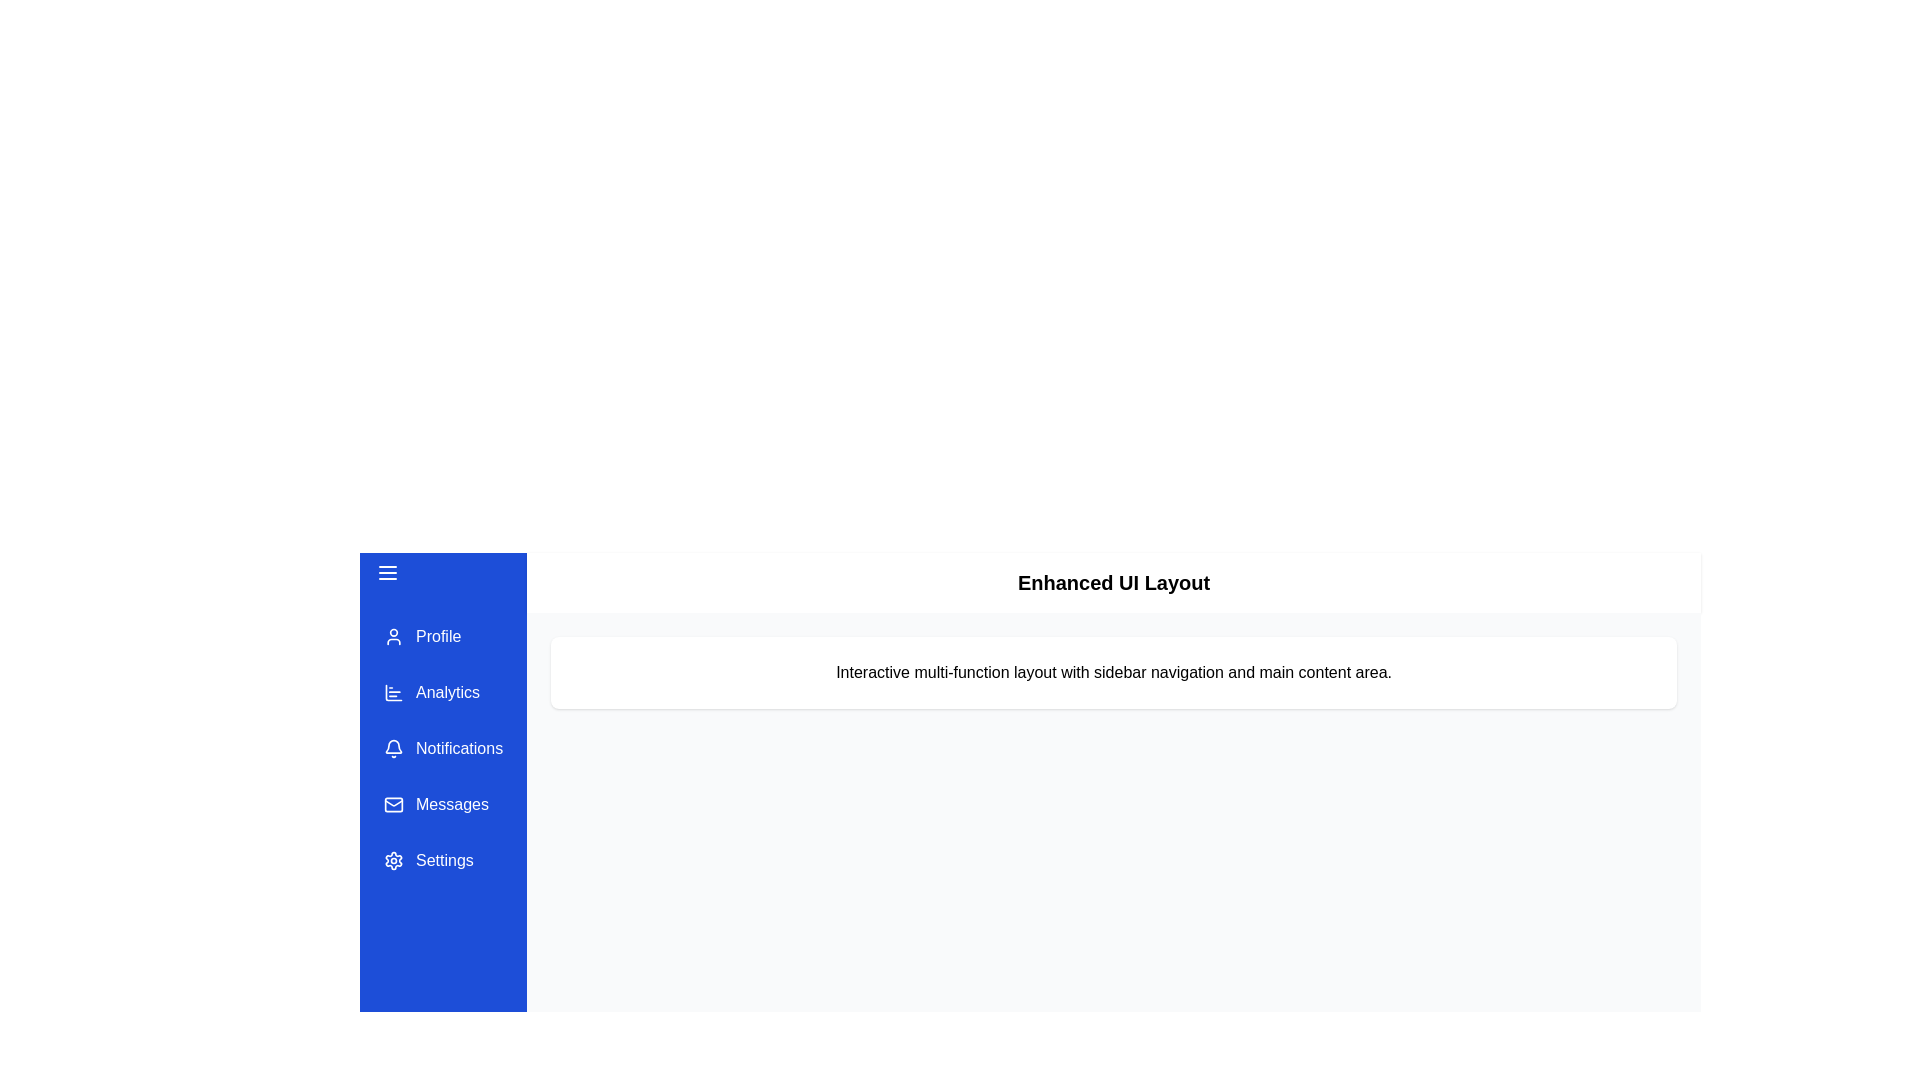  Describe the element at coordinates (435, 804) in the screenshot. I see `the navigation button for 'Messages', which is the fourth item in the vertically stacked menu on the left sidebar, positioned below 'Notifications' and above 'Settings'` at that location.